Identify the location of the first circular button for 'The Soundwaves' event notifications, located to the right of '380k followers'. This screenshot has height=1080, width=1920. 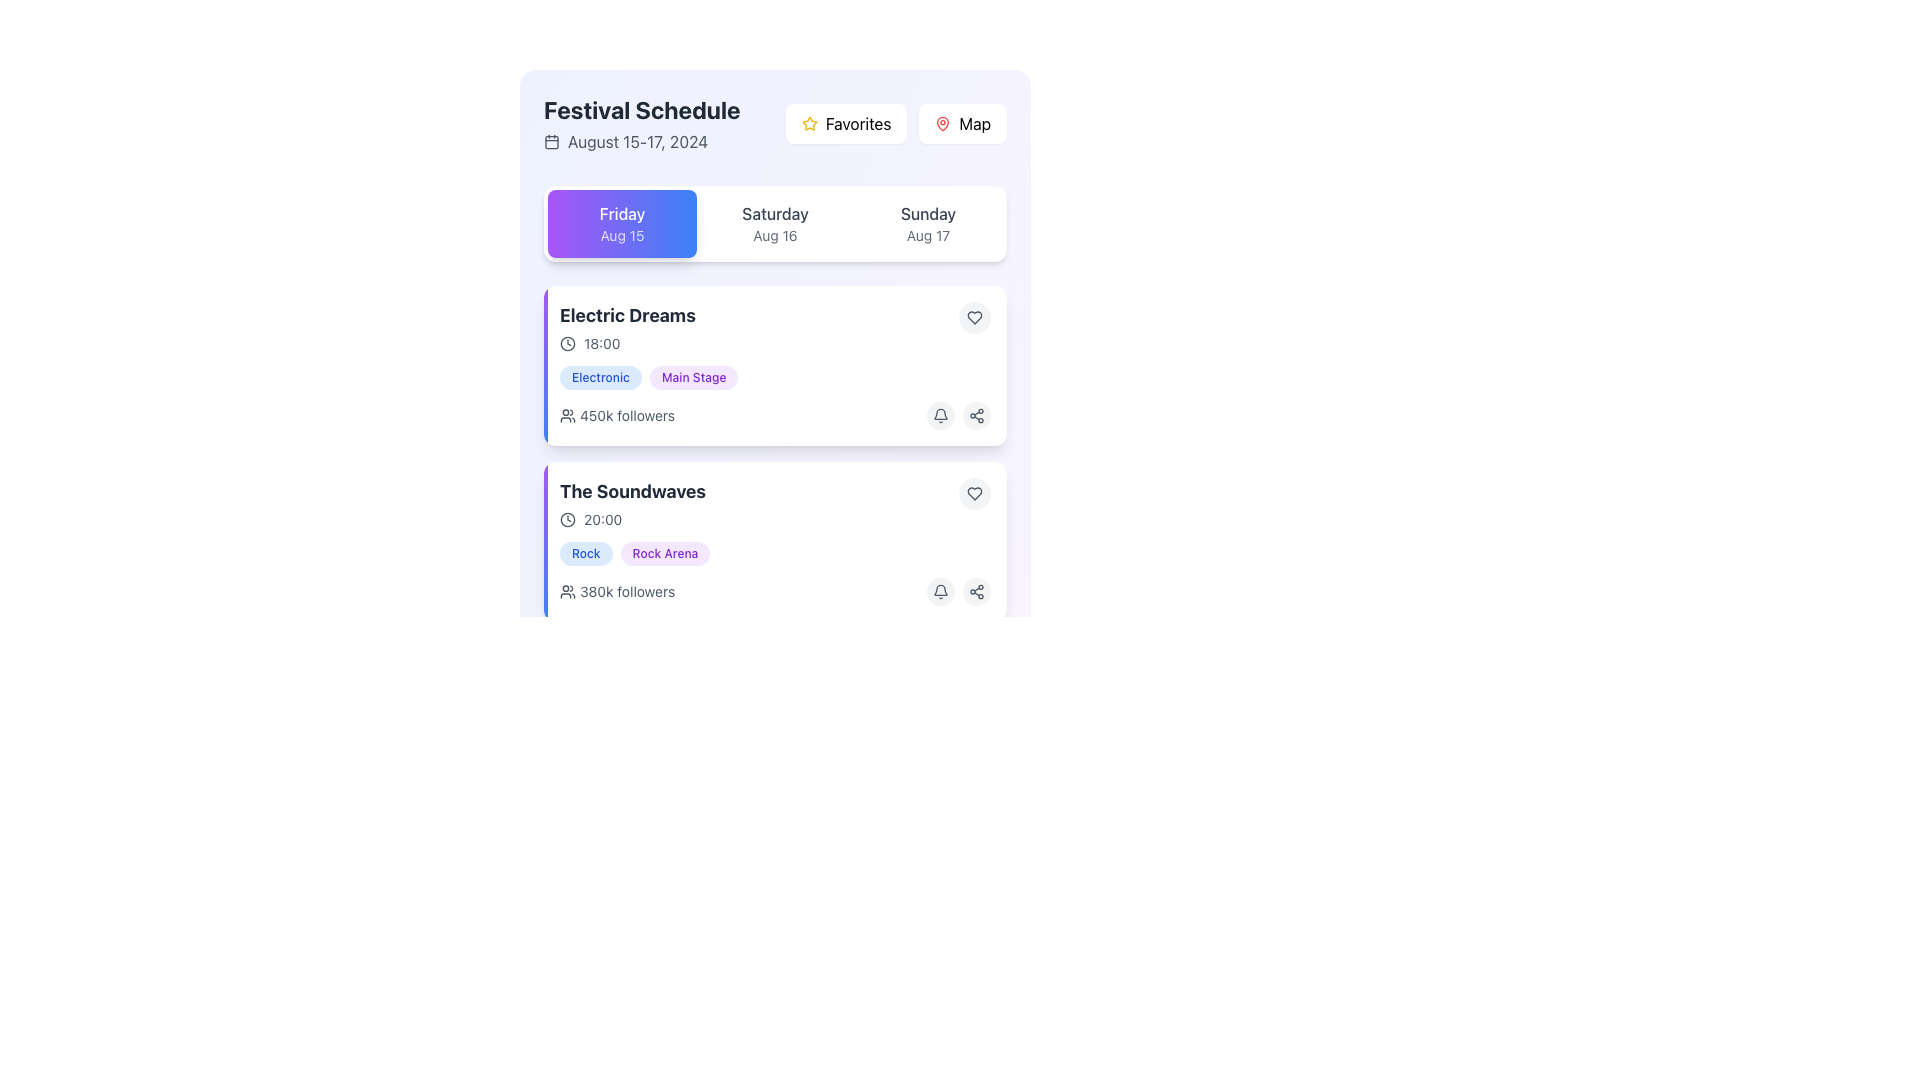
(939, 766).